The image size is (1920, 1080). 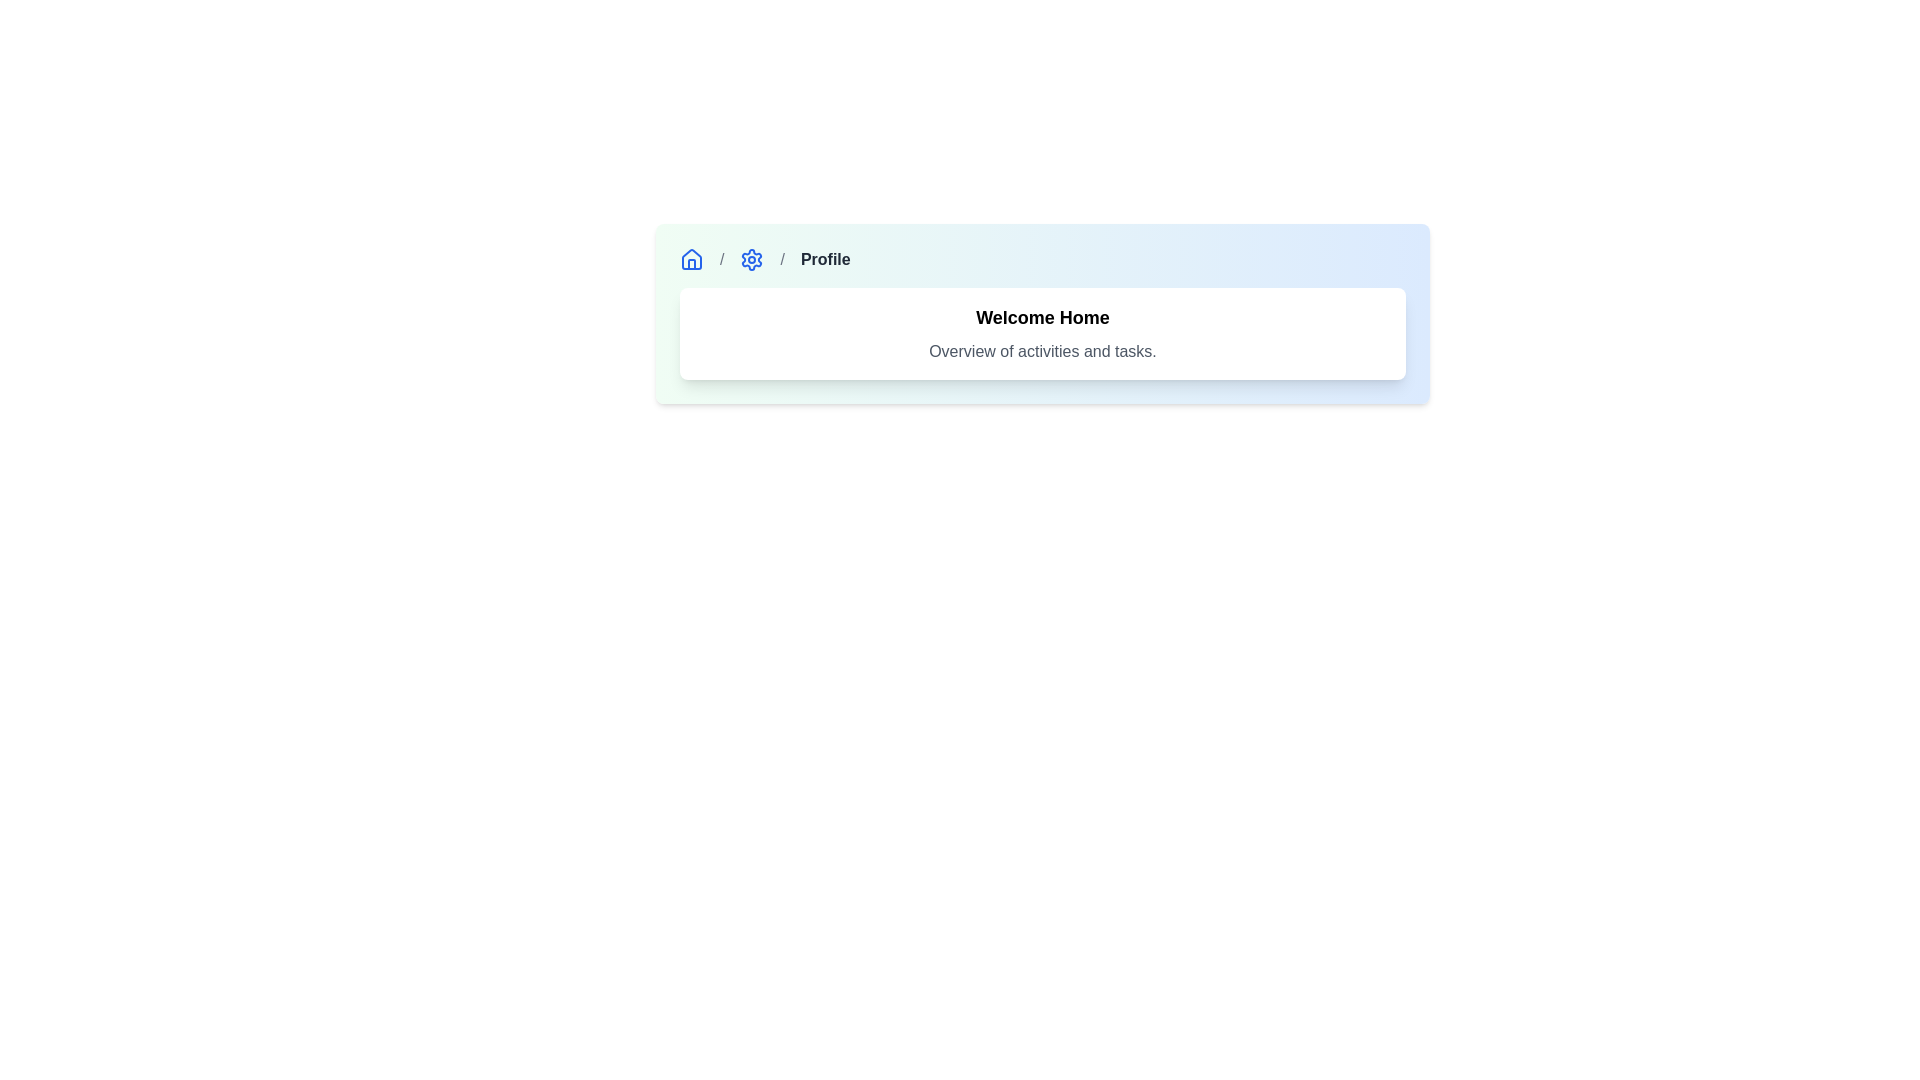 I want to click on the interactive home button icon located at the far left of the breadcrumb navigation bar, so click(x=691, y=258).